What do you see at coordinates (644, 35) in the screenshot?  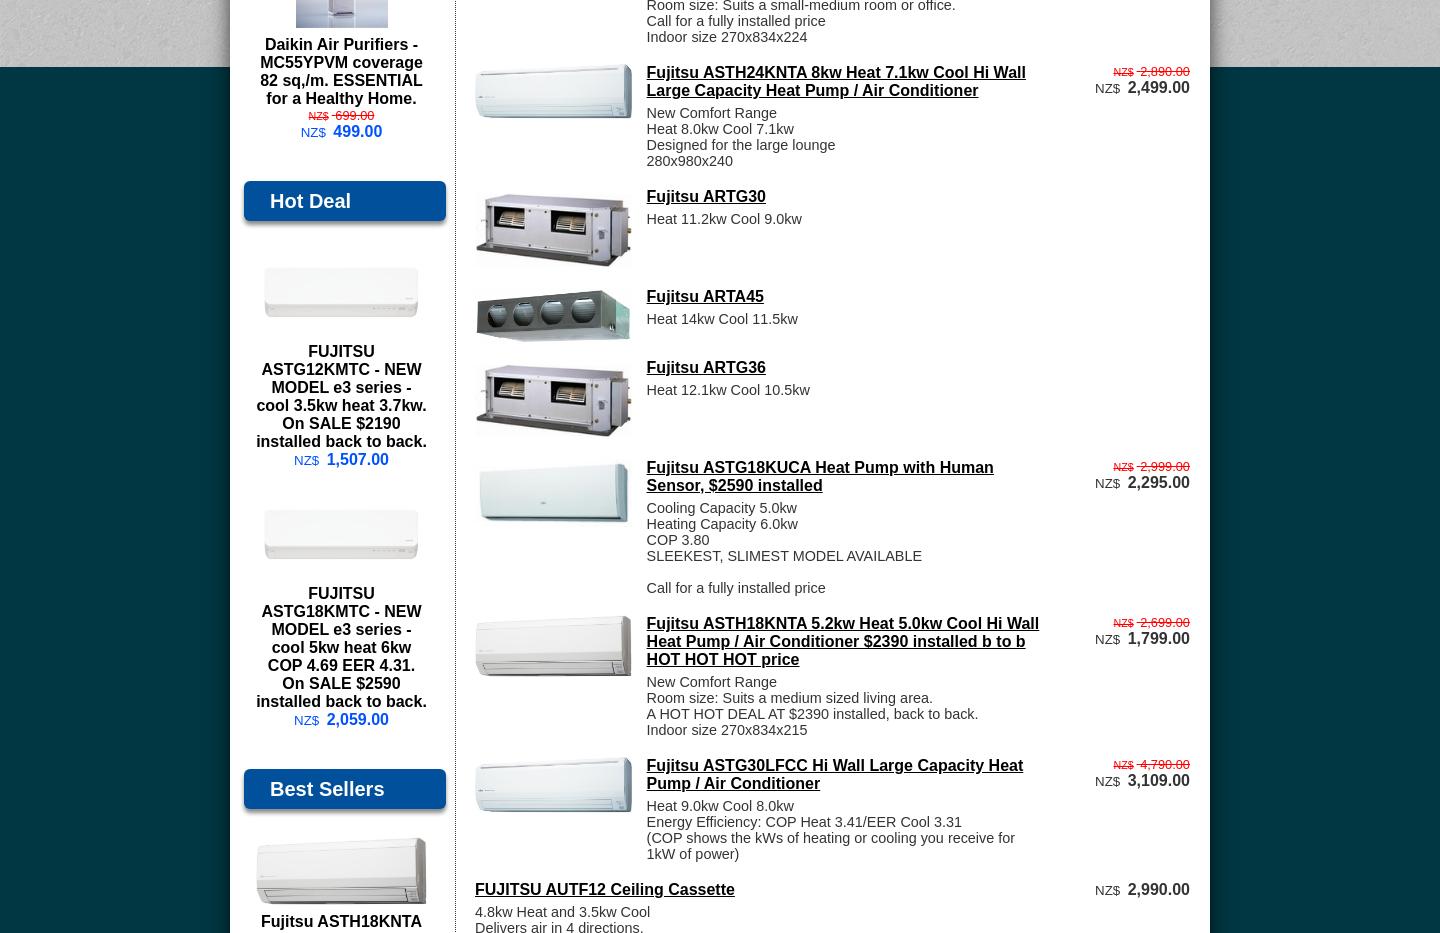 I see `'Indoor size 270x834x224'` at bounding box center [644, 35].